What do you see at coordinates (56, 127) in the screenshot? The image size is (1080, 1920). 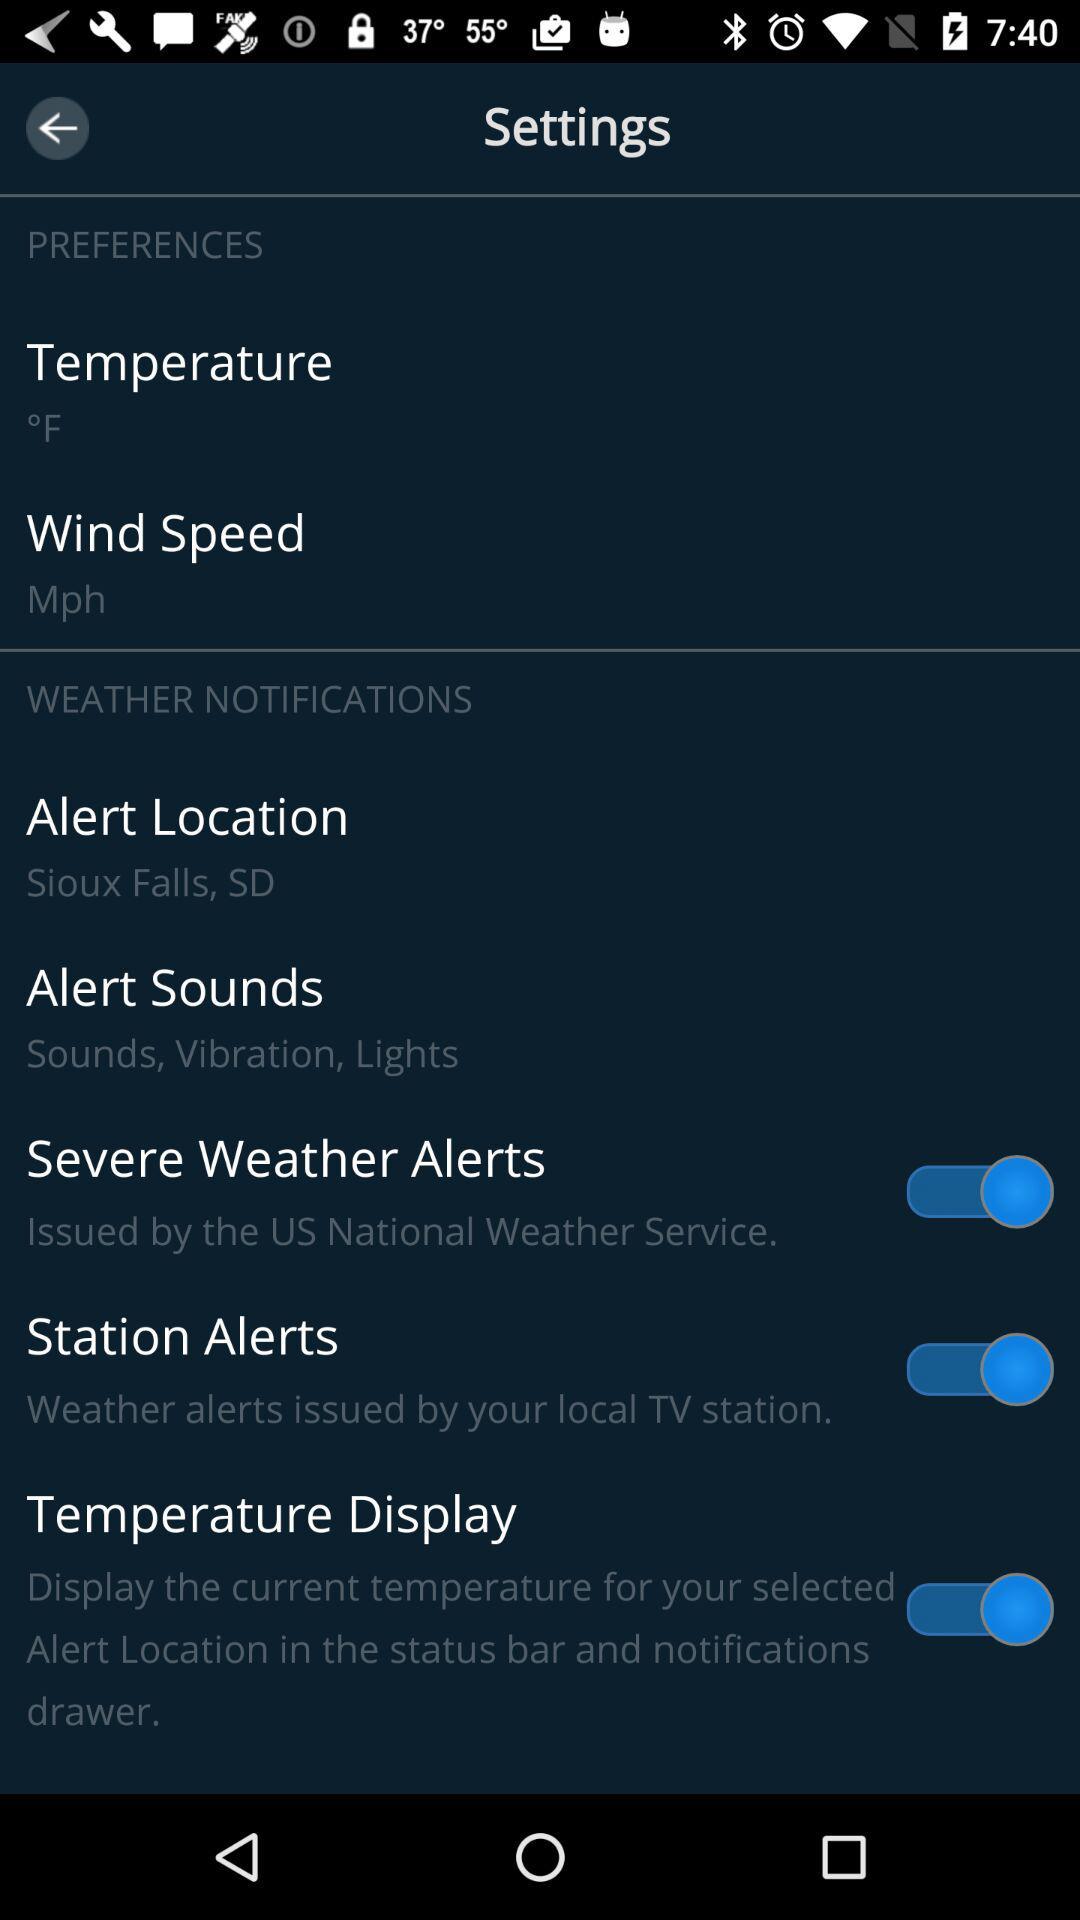 I see `the arrow_backward icon` at bounding box center [56, 127].